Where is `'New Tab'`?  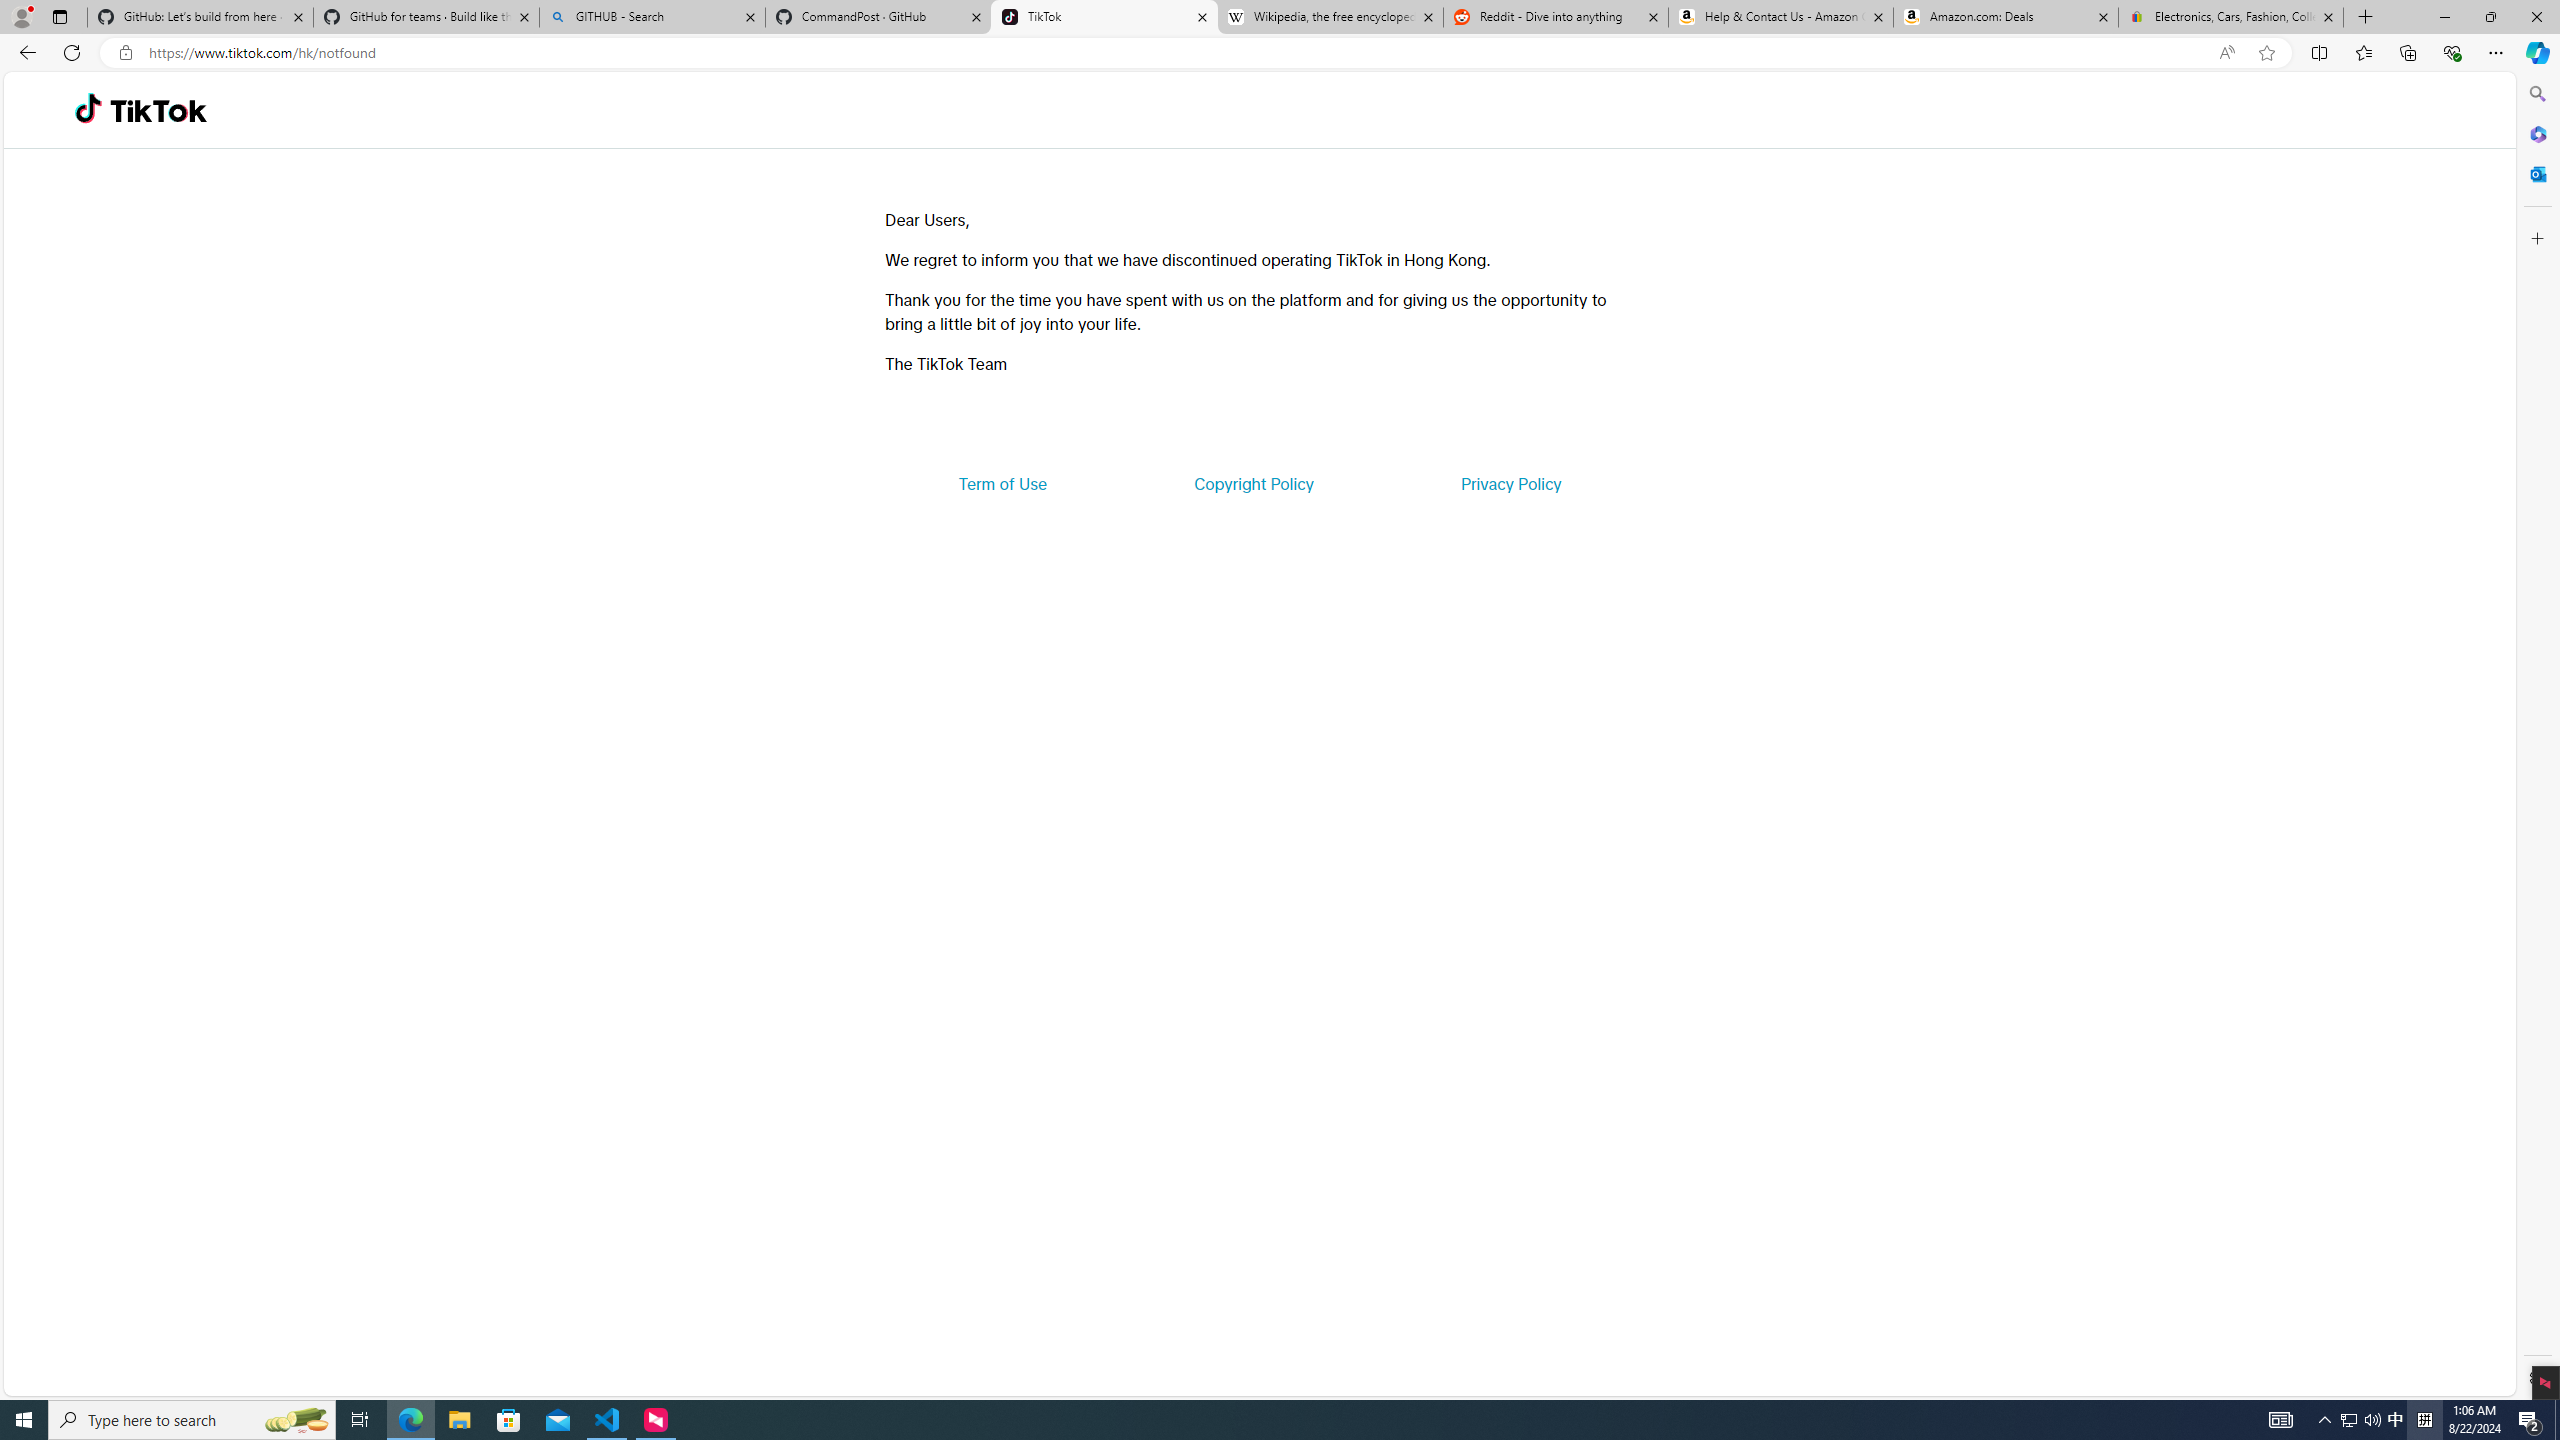 'New Tab' is located at coordinates (2365, 16).